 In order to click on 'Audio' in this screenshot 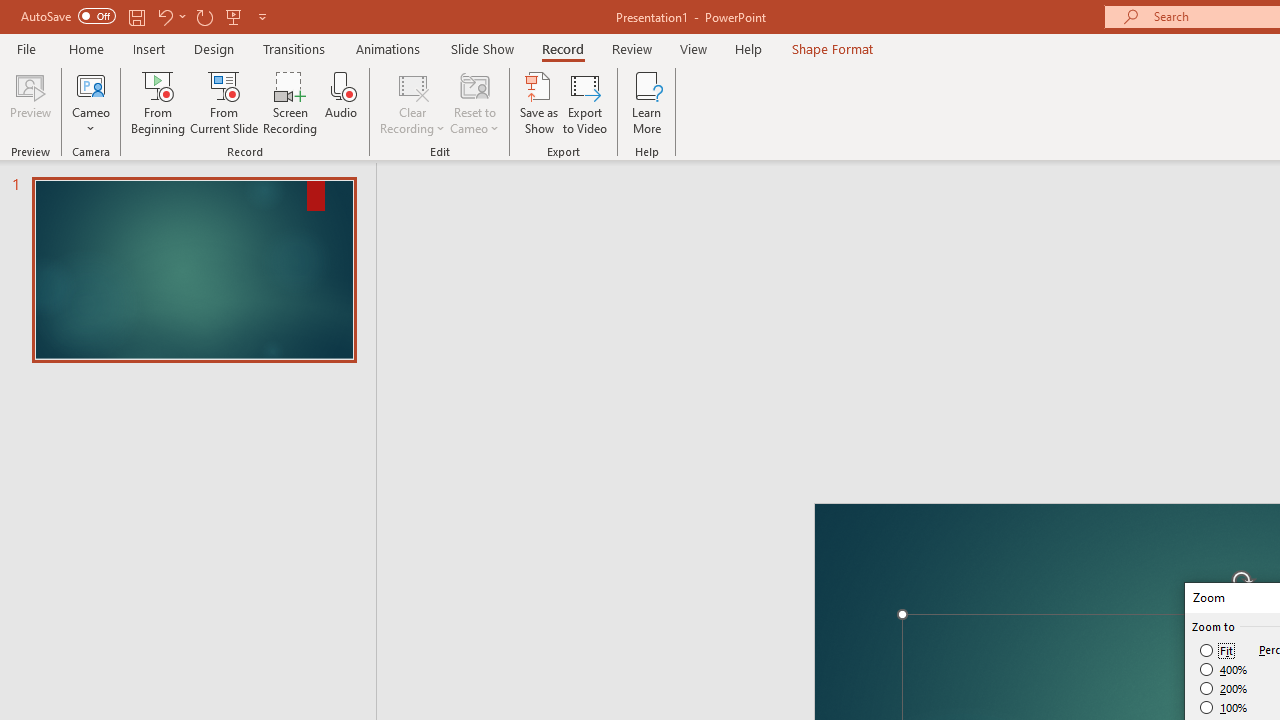, I will do `click(341, 103)`.